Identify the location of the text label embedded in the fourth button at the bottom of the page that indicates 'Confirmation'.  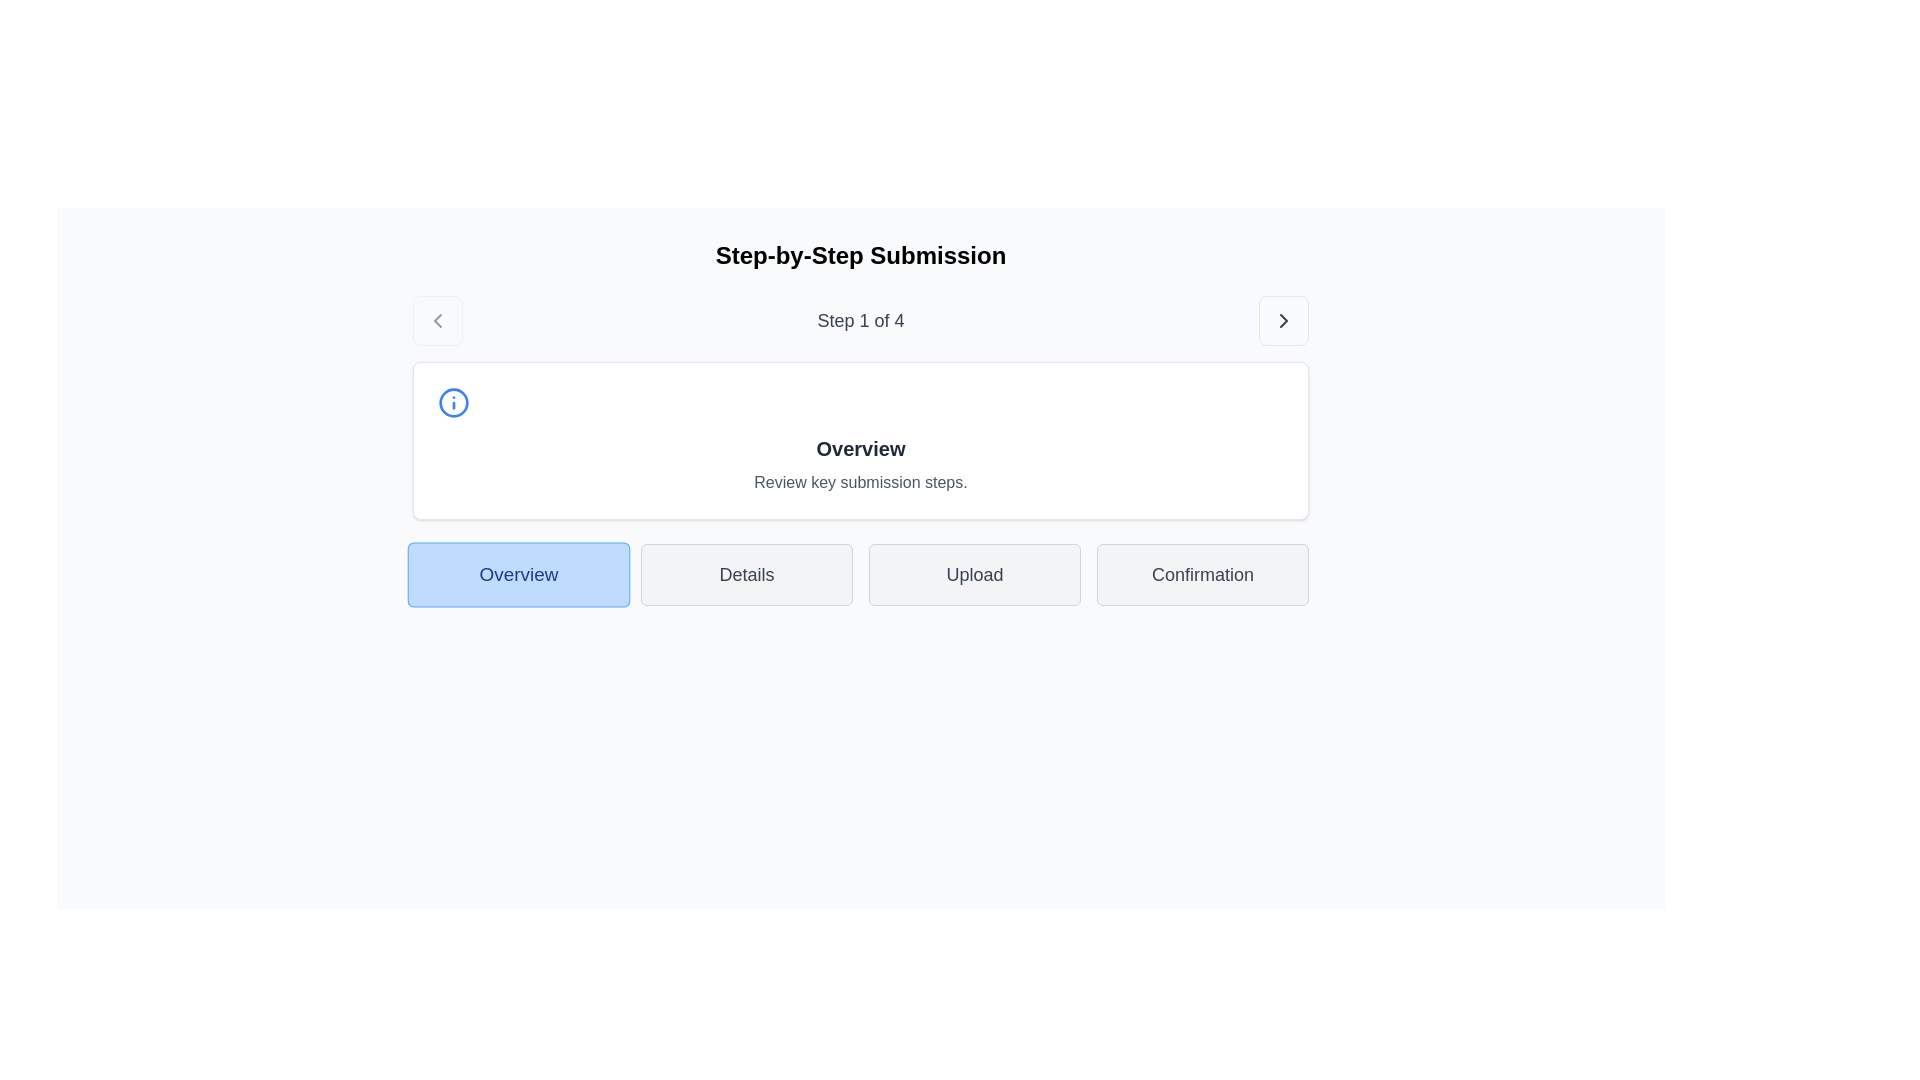
(1202, 574).